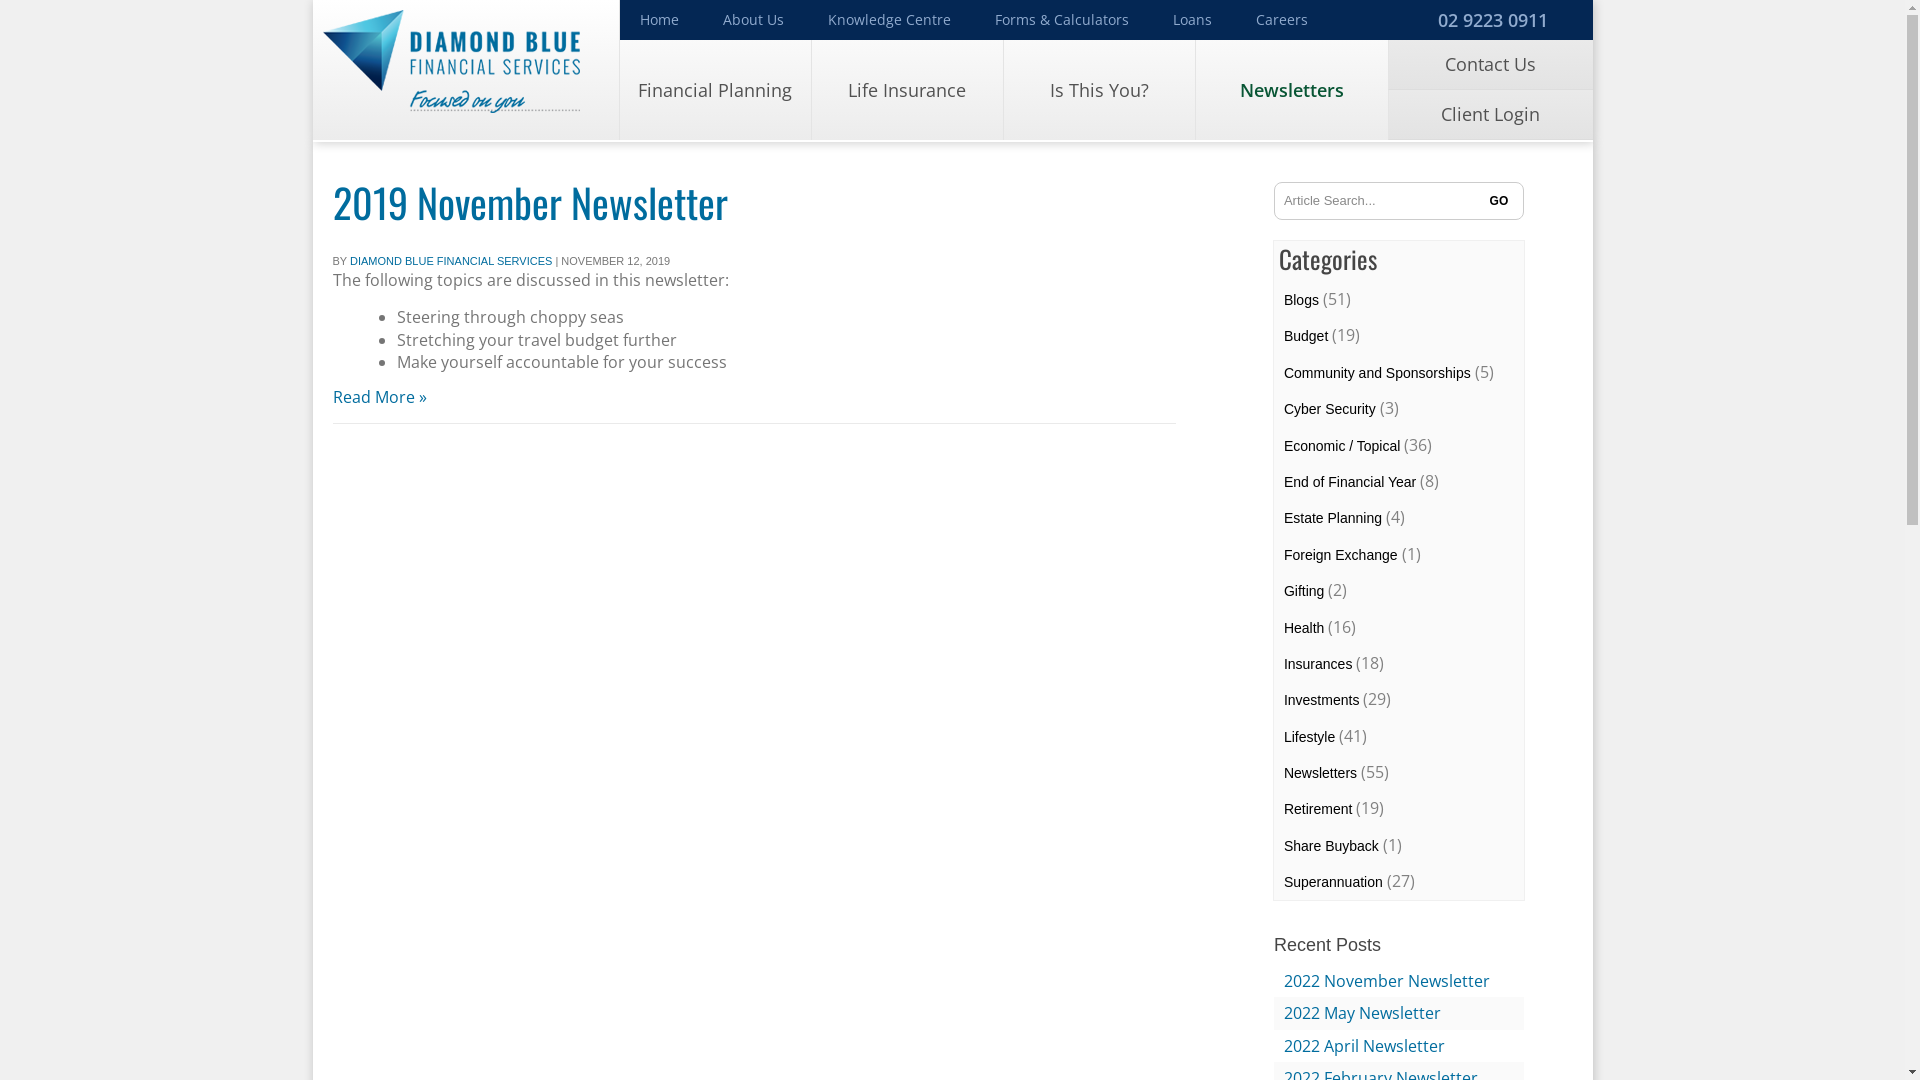 This screenshot has width=1920, height=1080. I want to click on 'Financial Planning', so click(618, 88).